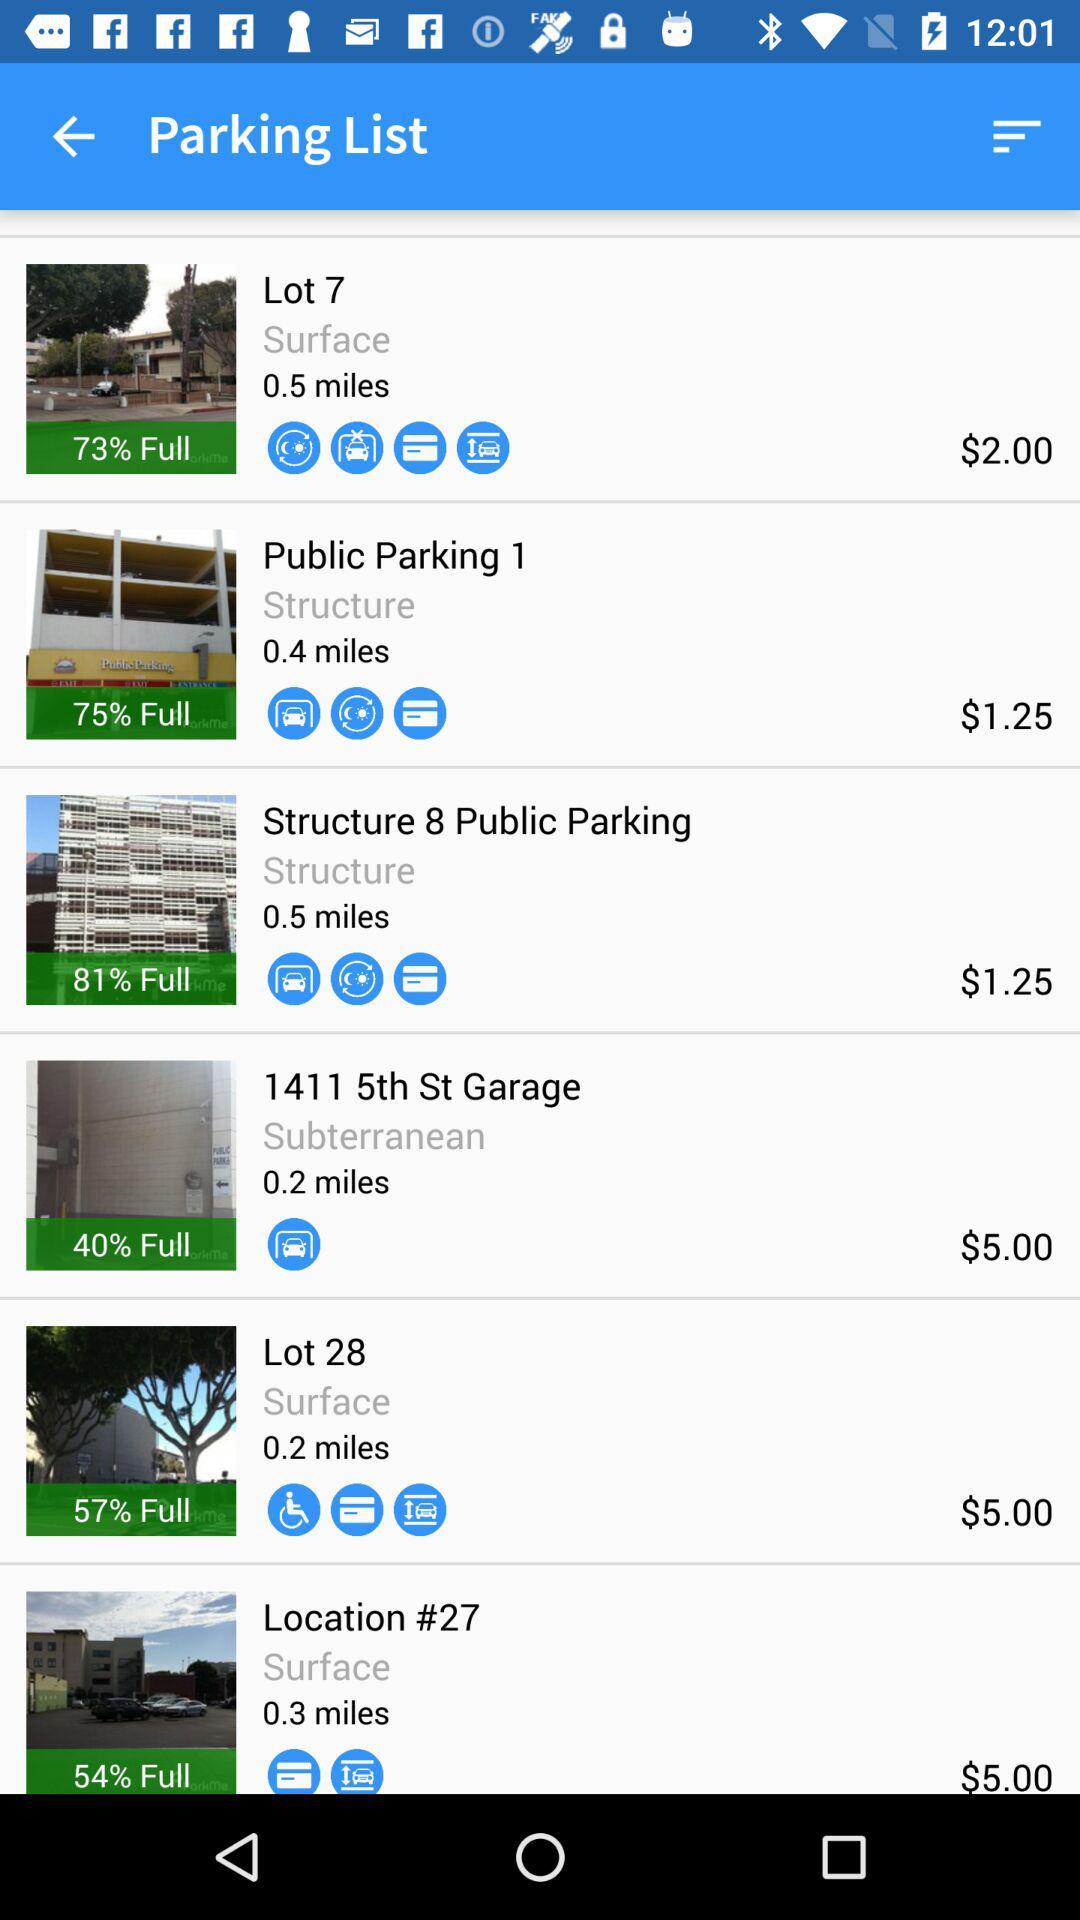 This screenshot has width=1080, height=1920. I want to click on the 54% full icon, so click(131, 1773).